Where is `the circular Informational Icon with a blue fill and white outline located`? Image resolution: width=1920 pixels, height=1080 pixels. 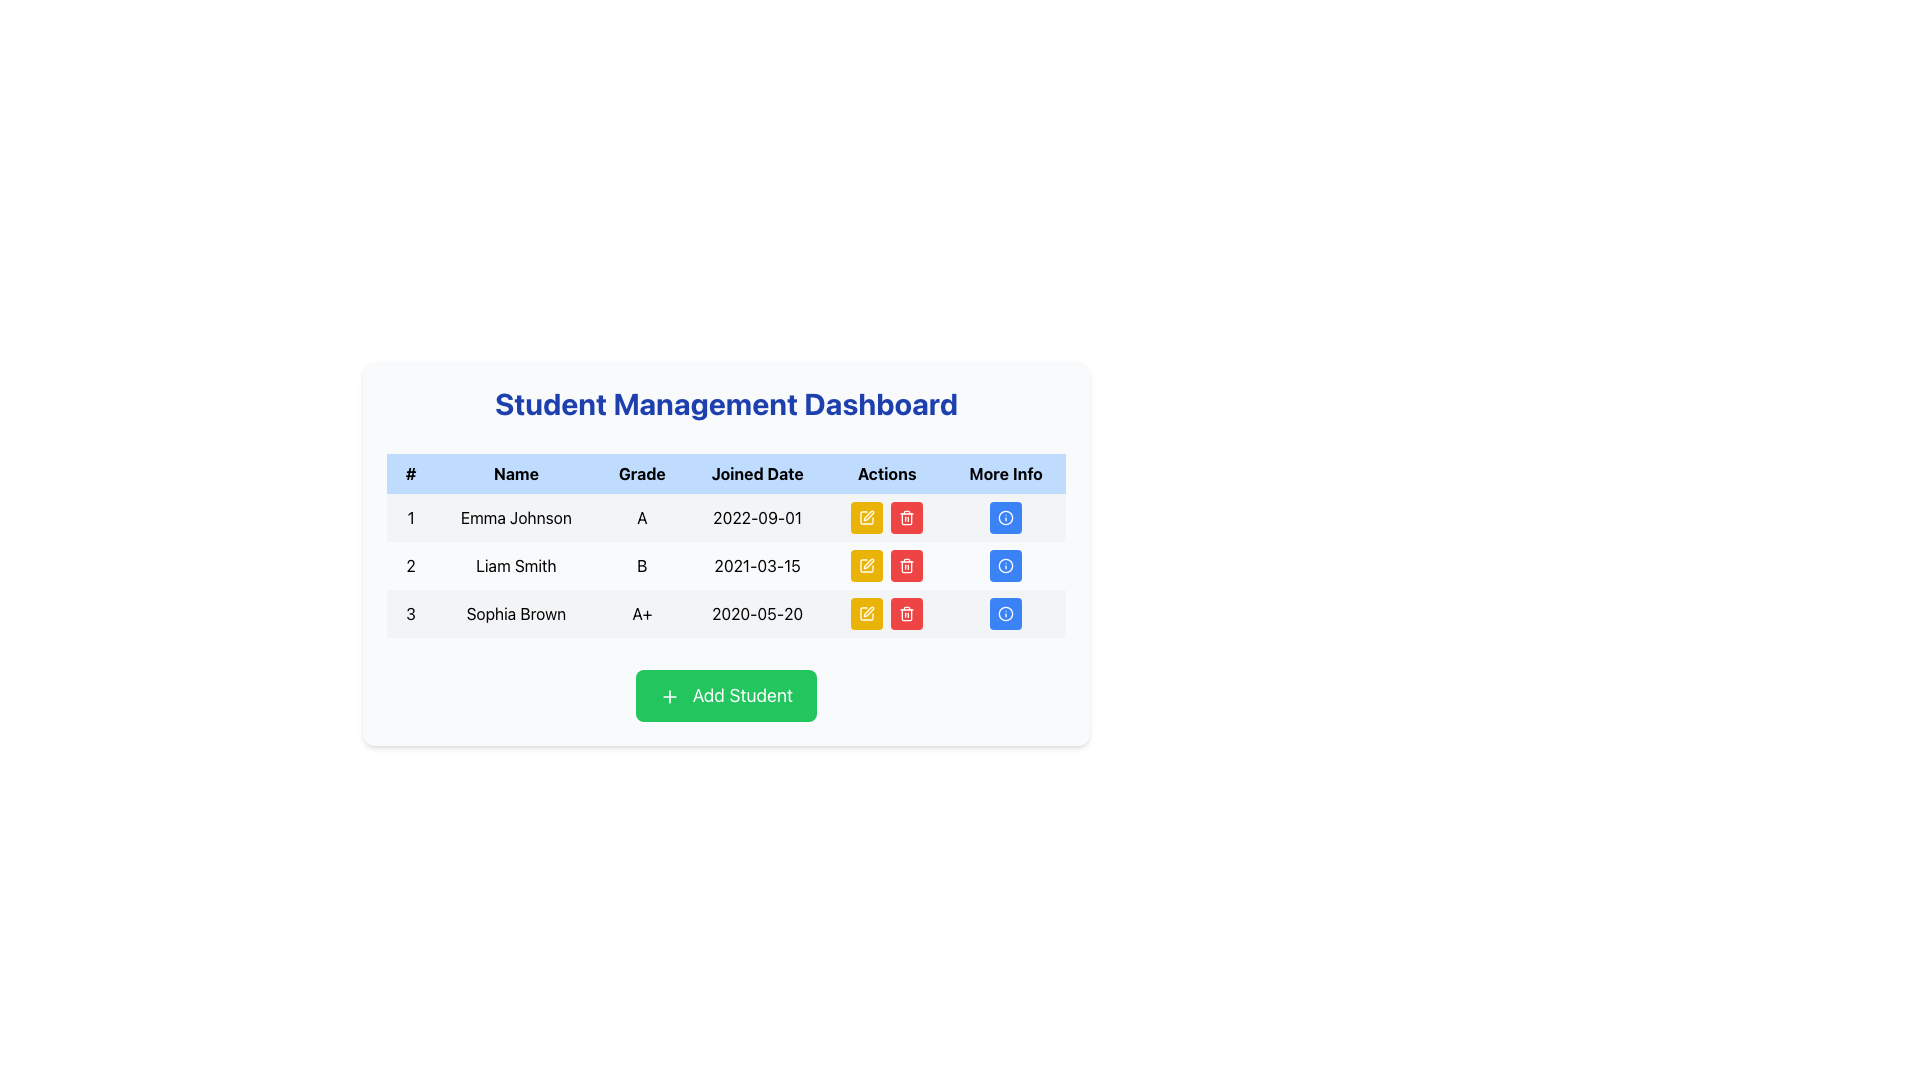
the circular Informational Icon with a blue fill and white outline located is located at coordinates (1006, 566).